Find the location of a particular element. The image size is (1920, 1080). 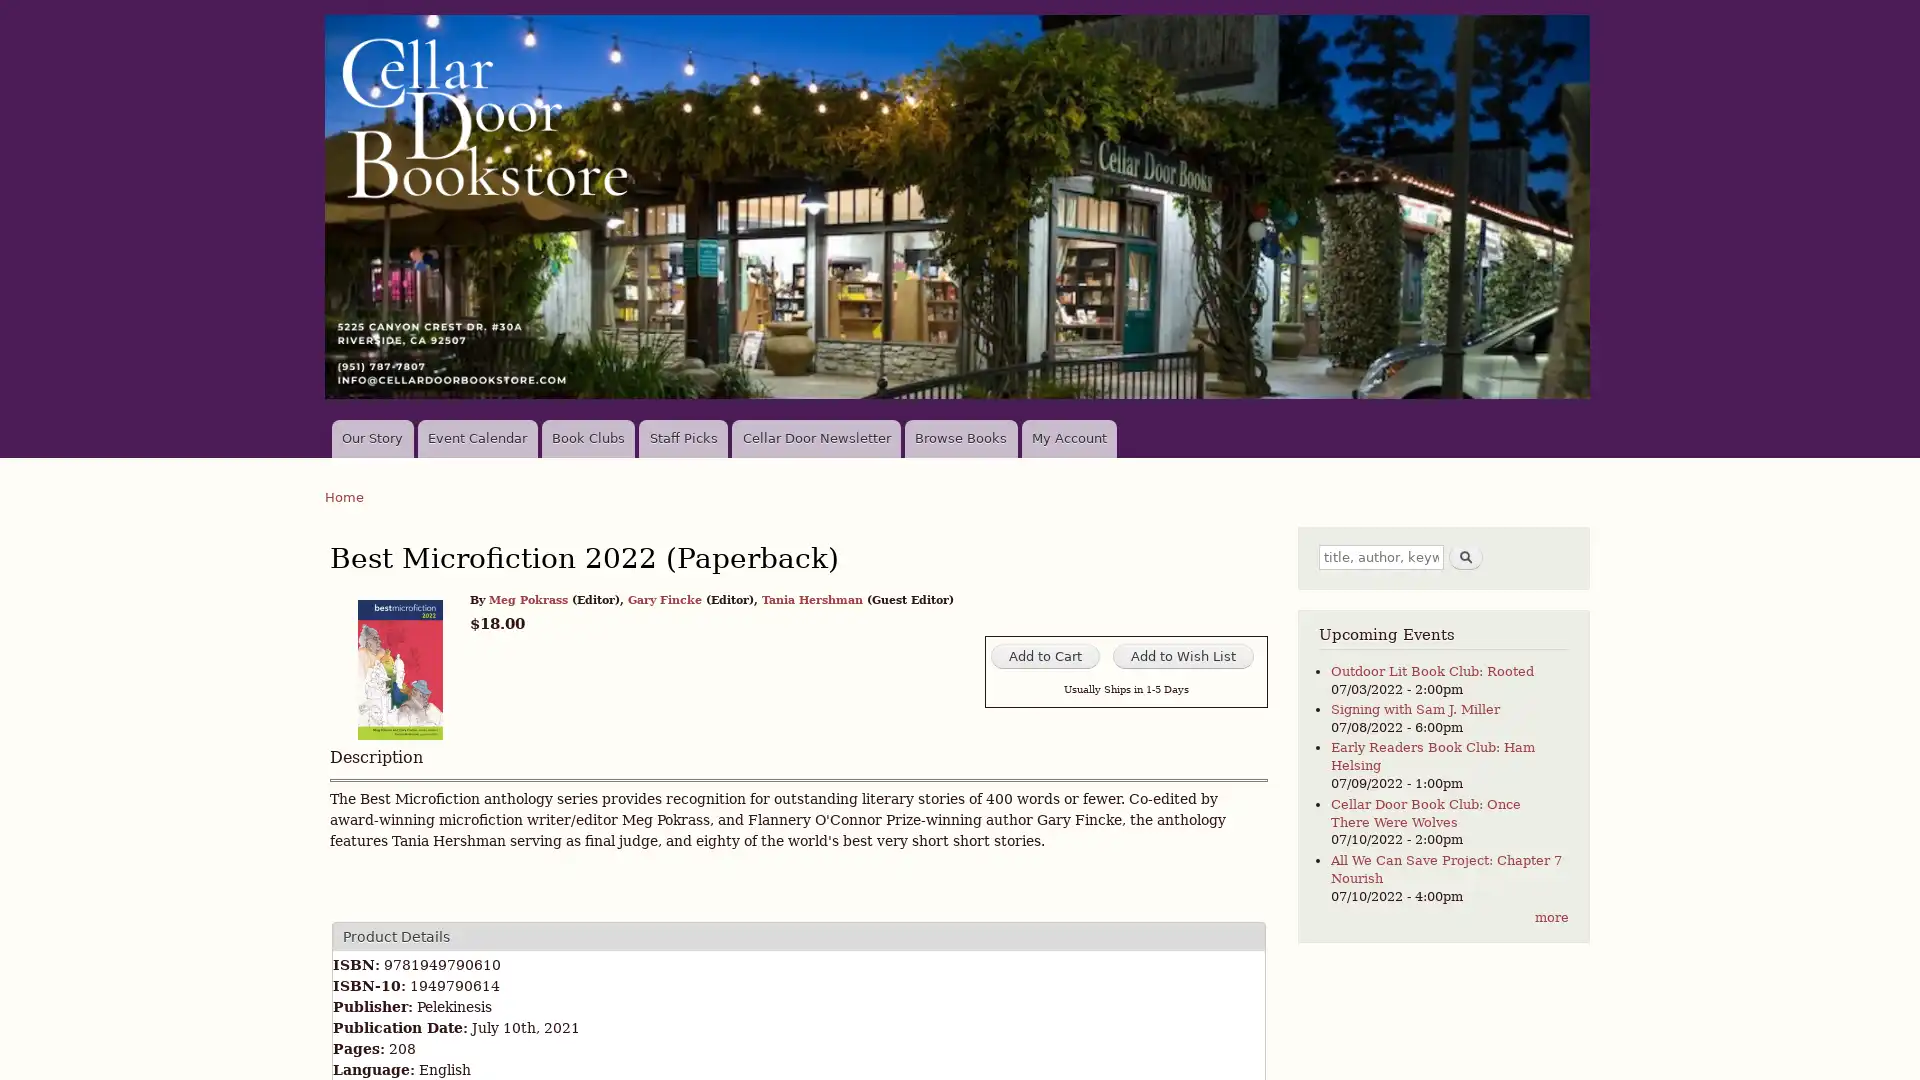

Add to Cart is located at coordinates (1043, 655).